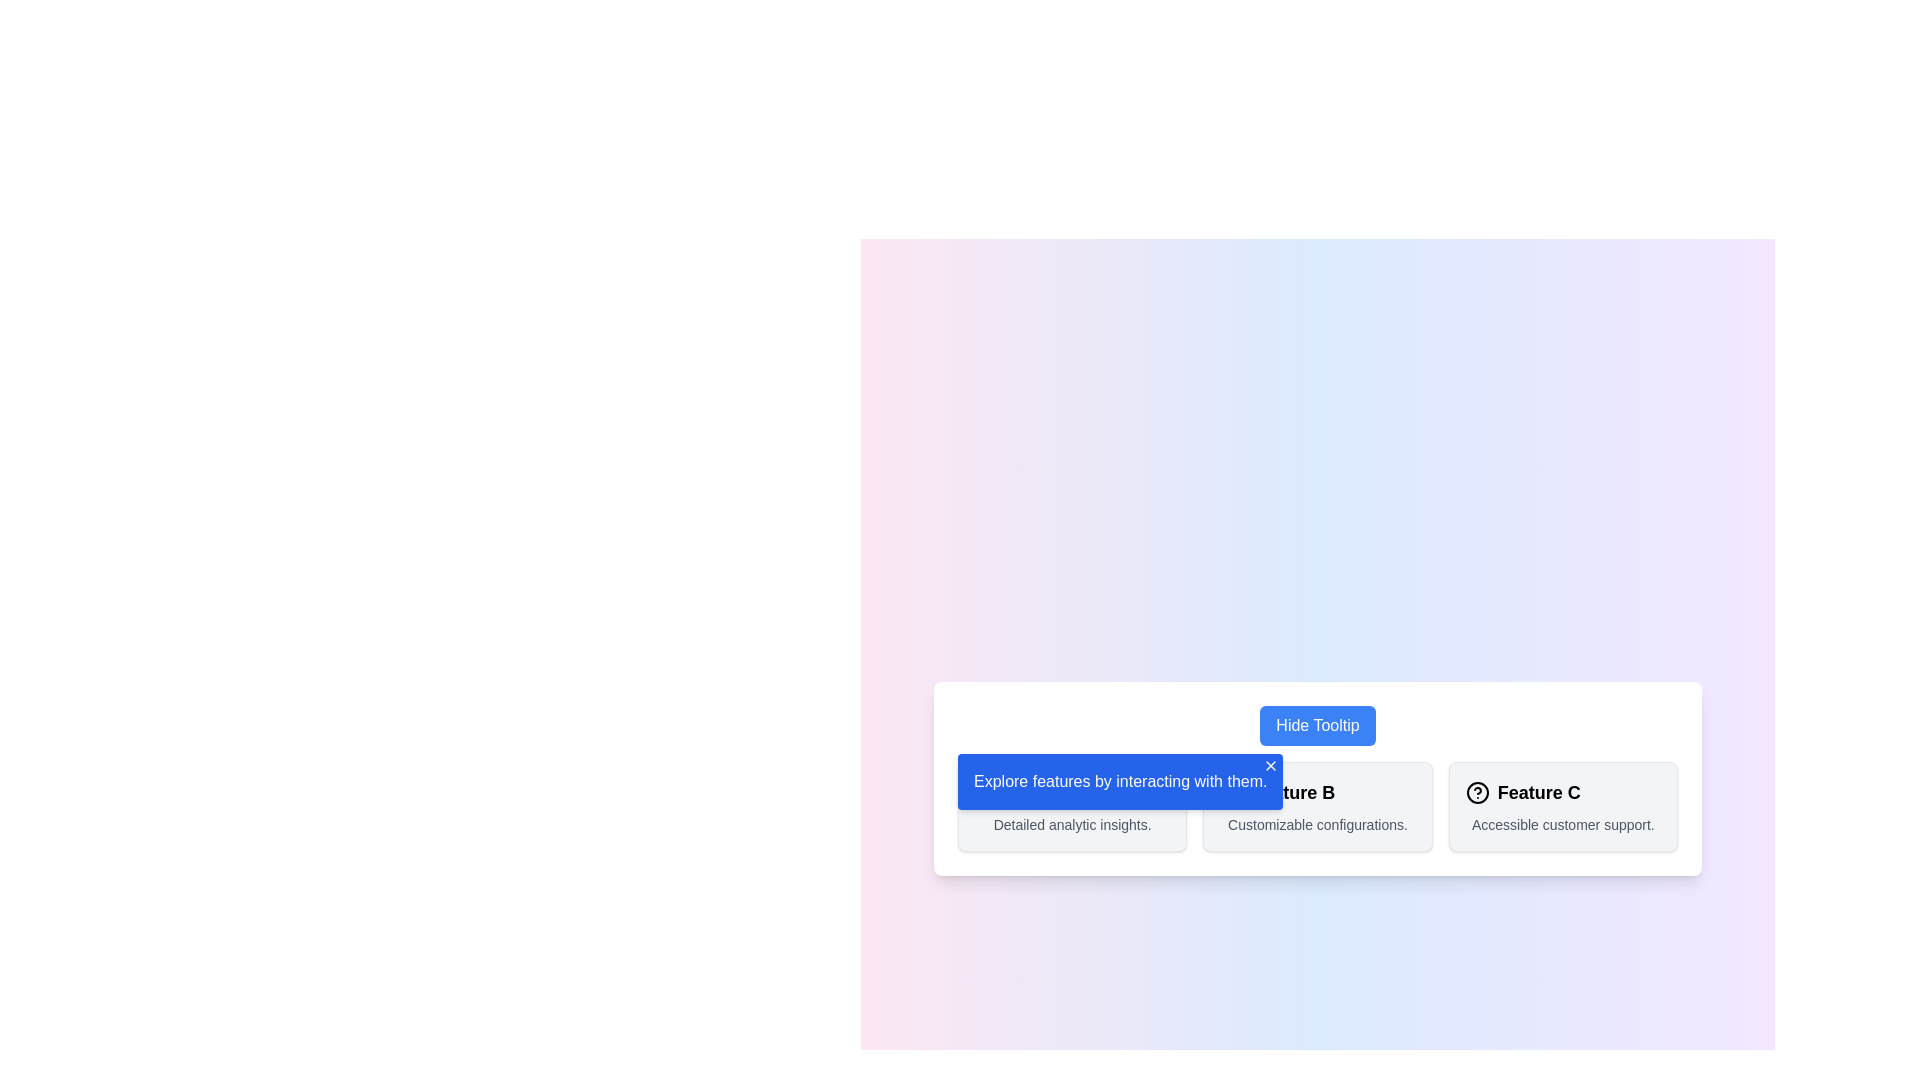  I want to click on text content of the informational card describing 'Feature B', which is the middle card in a three-card layout, so click(1318, 805).